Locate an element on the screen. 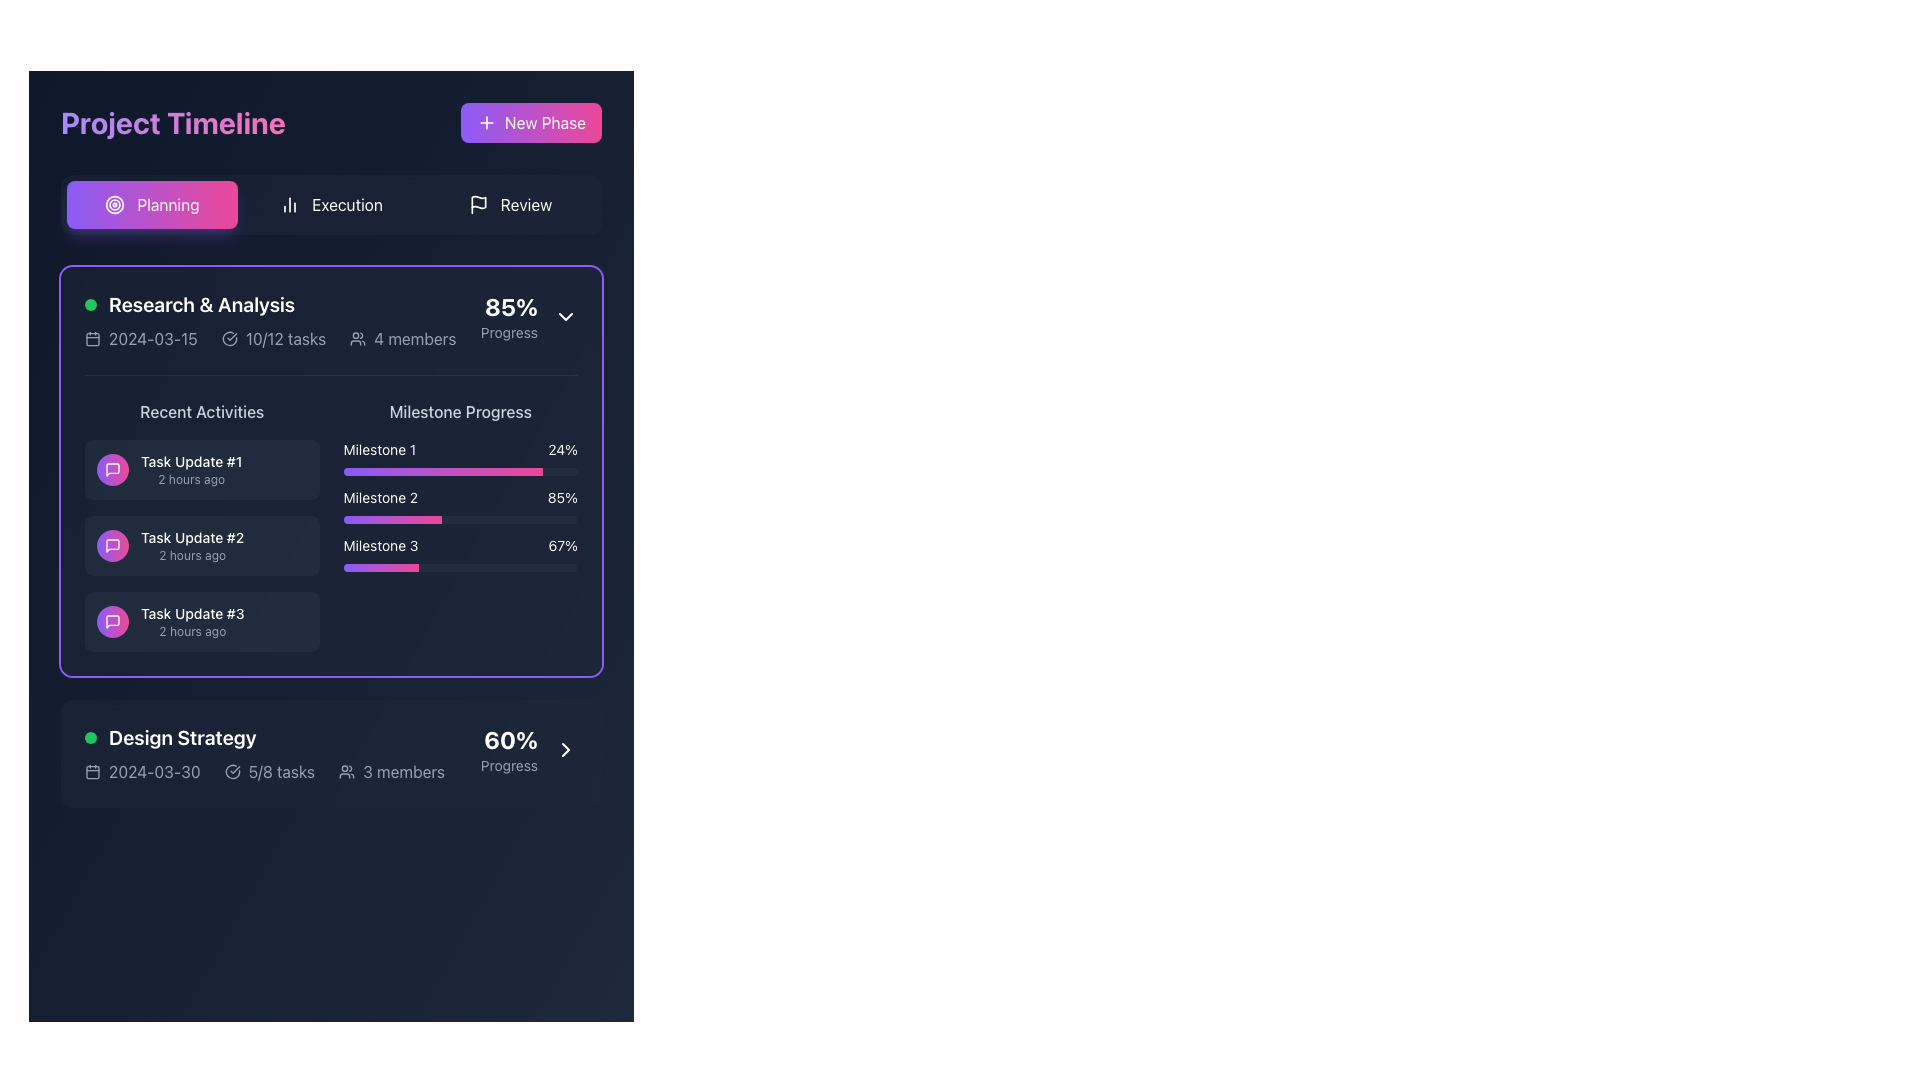  the icons accompanying the date, task completion ratio, and member count in the 'Research & Analysis' section, located beneath the section's title is located at coordinates (269, 338).